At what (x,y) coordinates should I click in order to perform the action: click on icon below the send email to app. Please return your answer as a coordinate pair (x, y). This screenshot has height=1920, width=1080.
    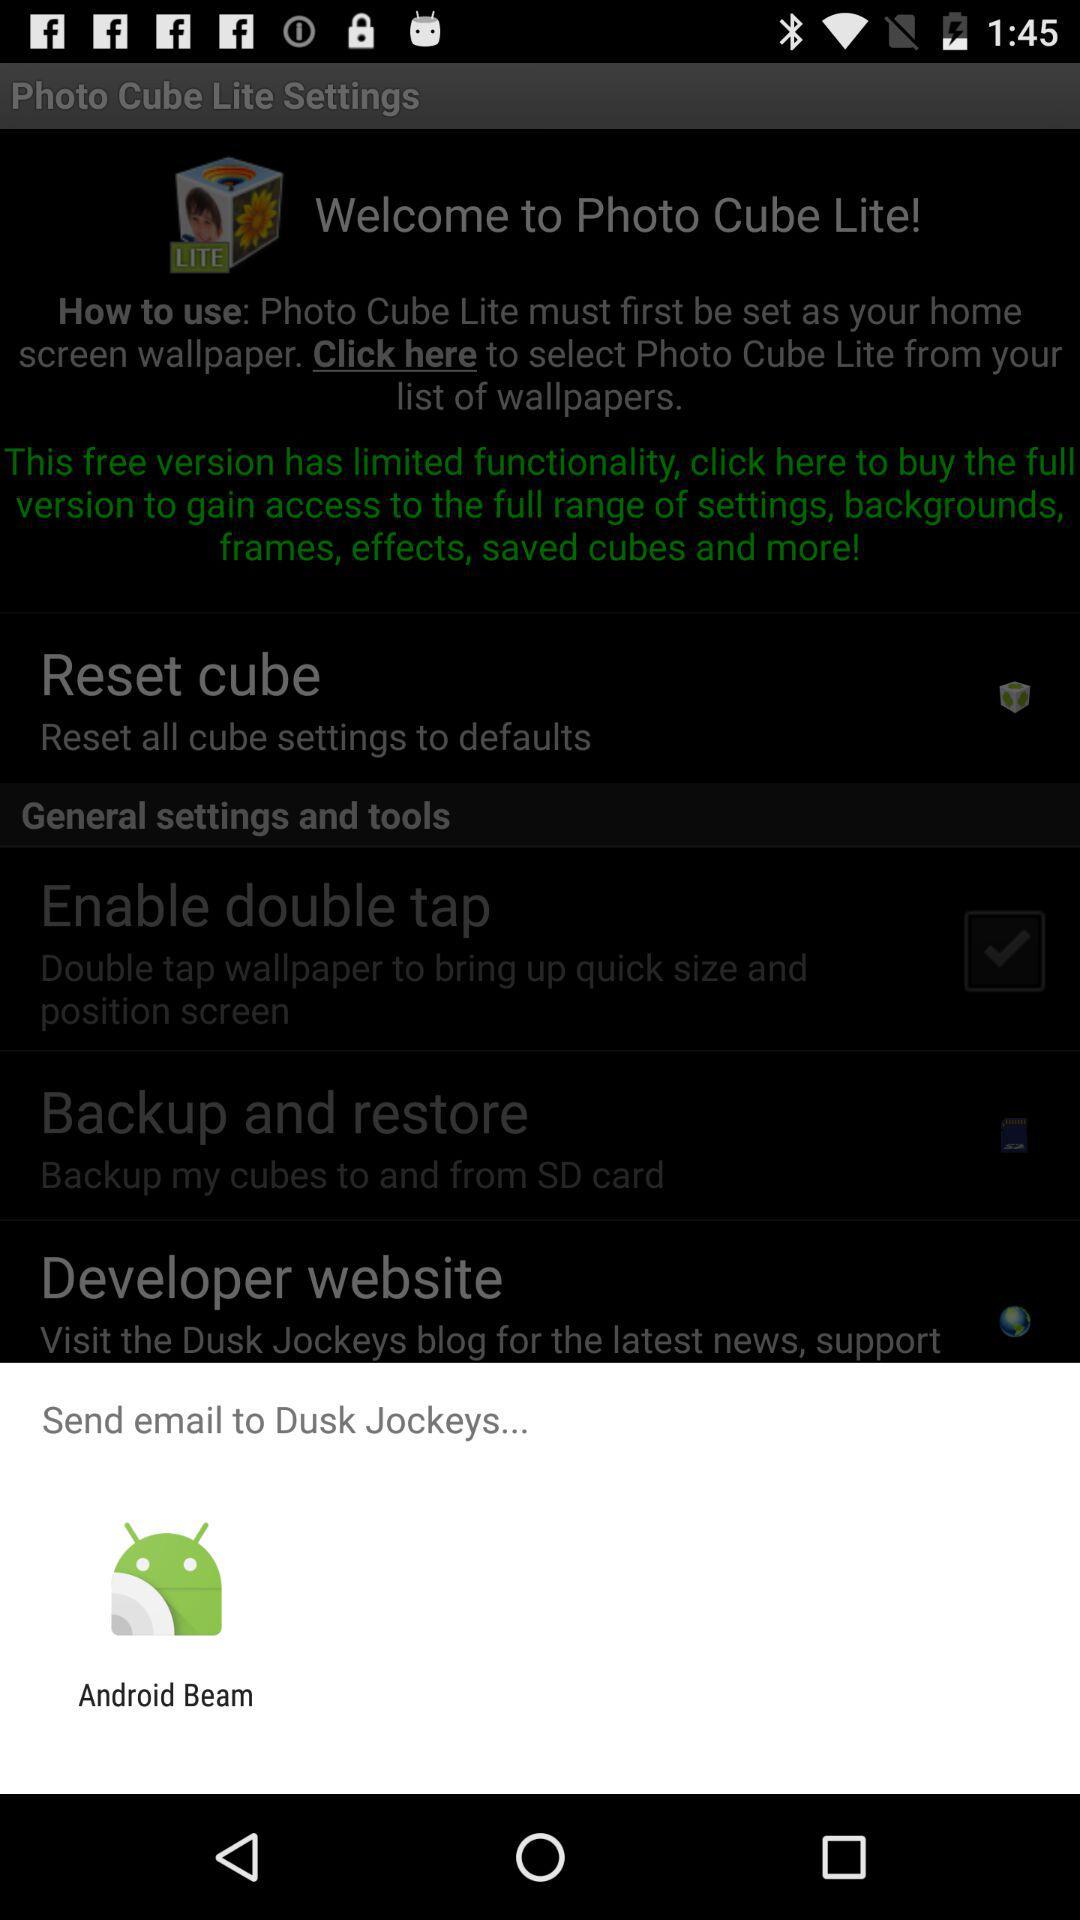
    Looking at the image, I should click on (165, 1579).